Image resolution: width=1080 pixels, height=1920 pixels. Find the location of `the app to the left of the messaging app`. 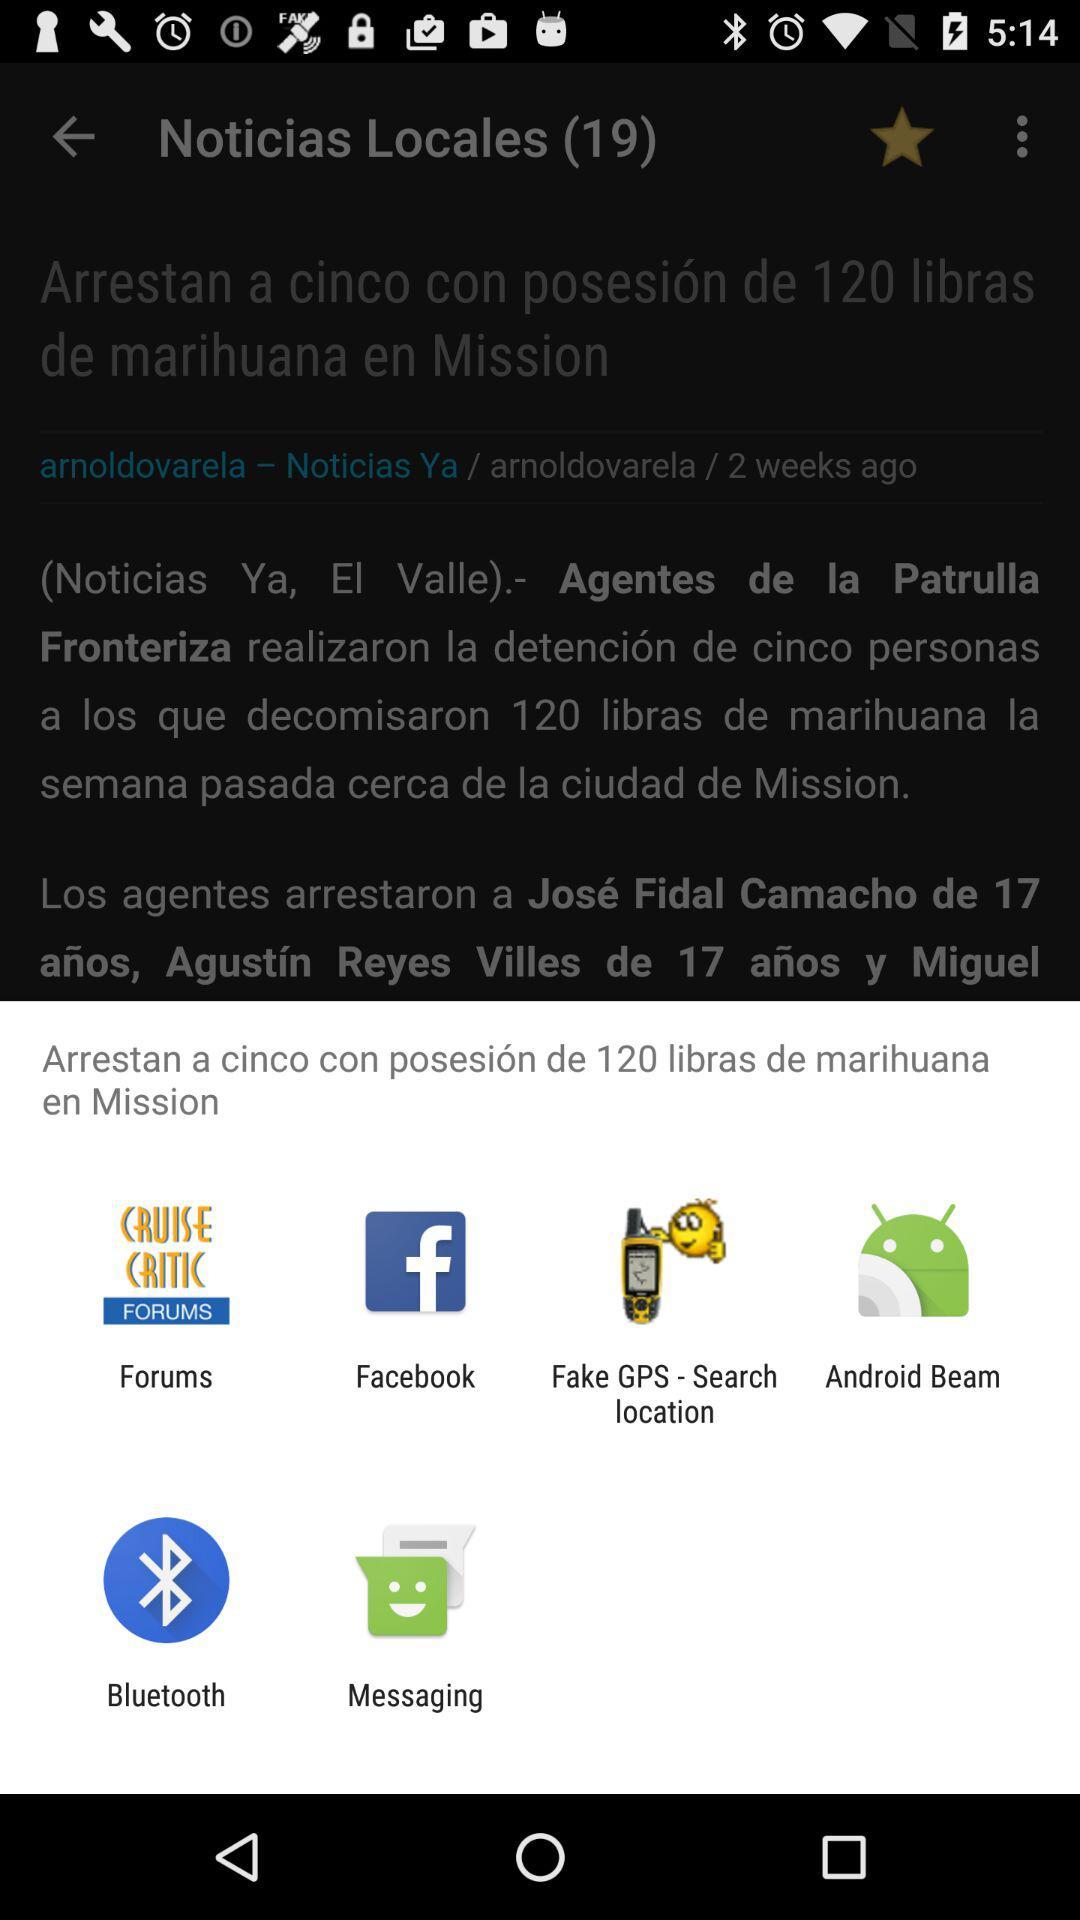

the app to the left of the messaging app is located at coordinates (165, 1711).